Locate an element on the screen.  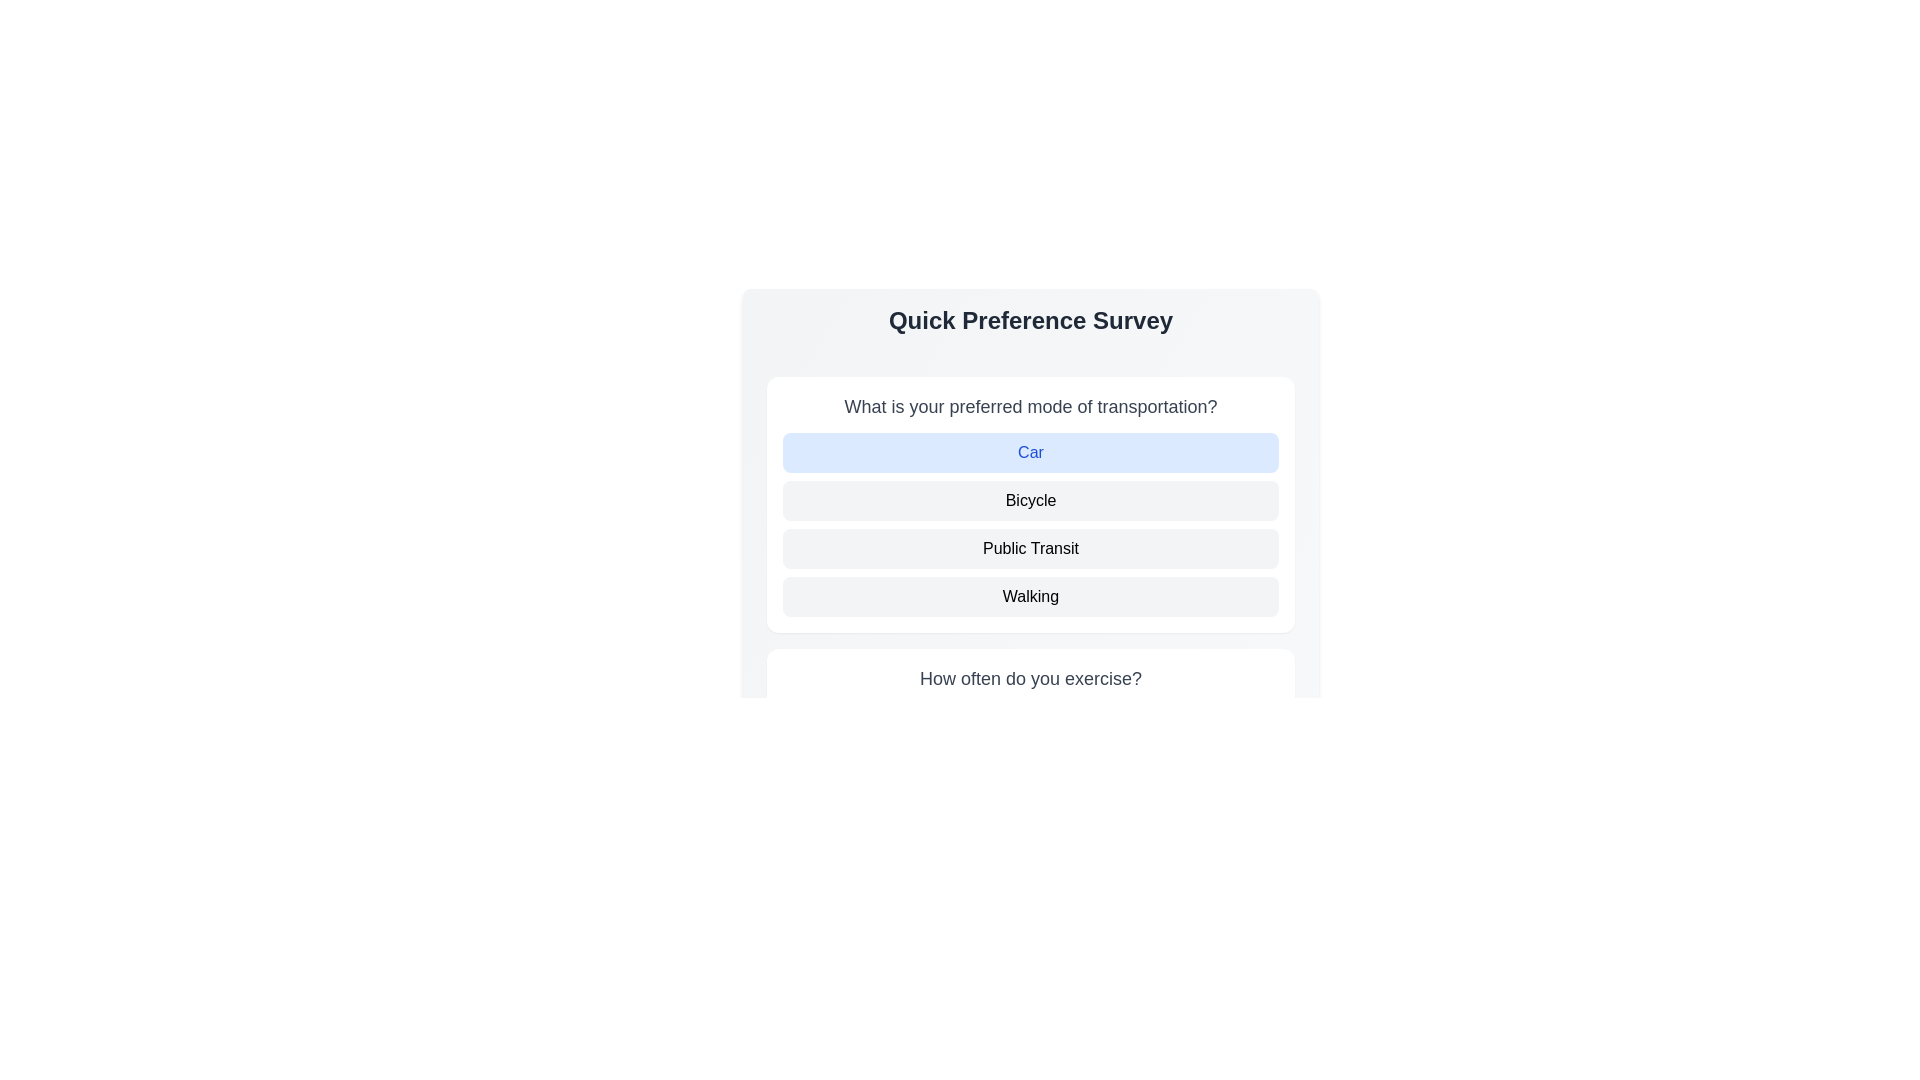
the 'Car' button, which is the first button in the transportation mode selection group is located at coordinates (1031, 452).